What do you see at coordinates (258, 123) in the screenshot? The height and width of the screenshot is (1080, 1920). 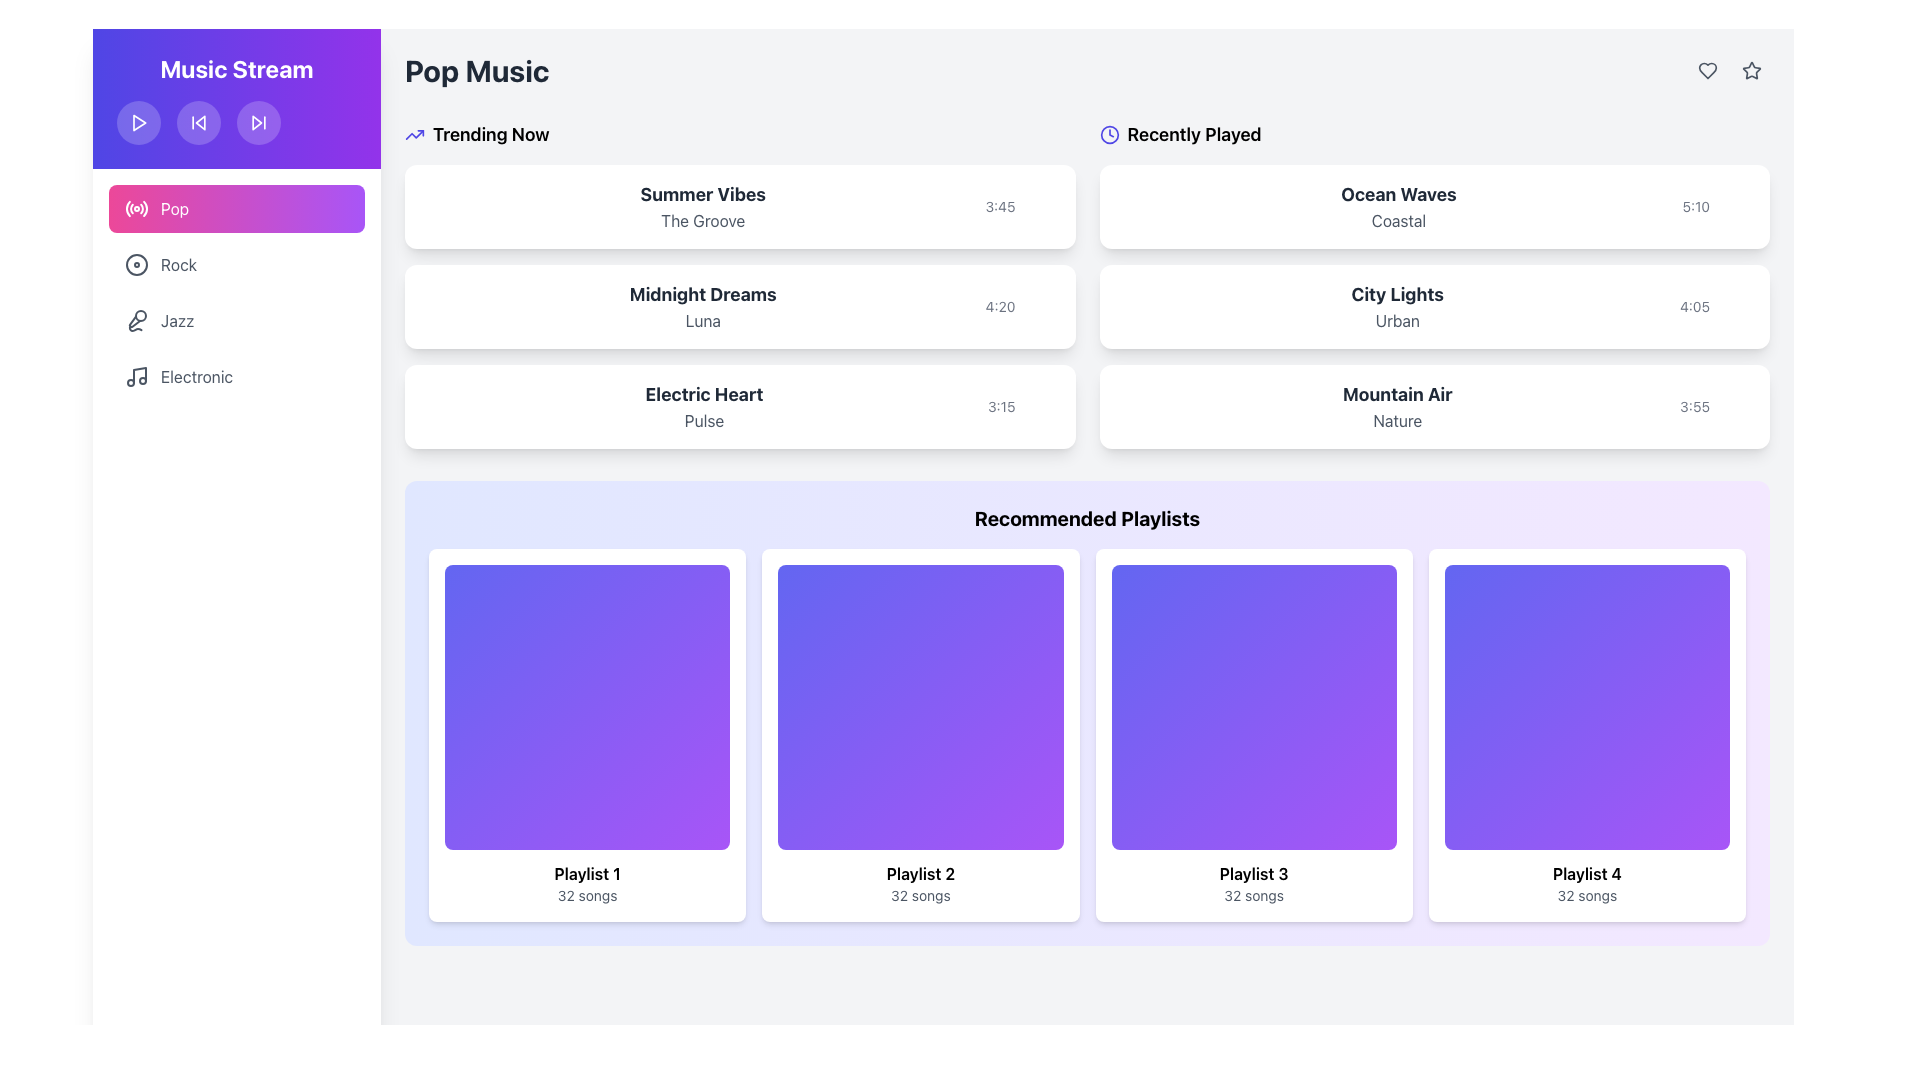 I see `the skip forward button located at the top of the interface in the Music Stream section to advance to the next item in the sequence` at bounding box center [258, 123].